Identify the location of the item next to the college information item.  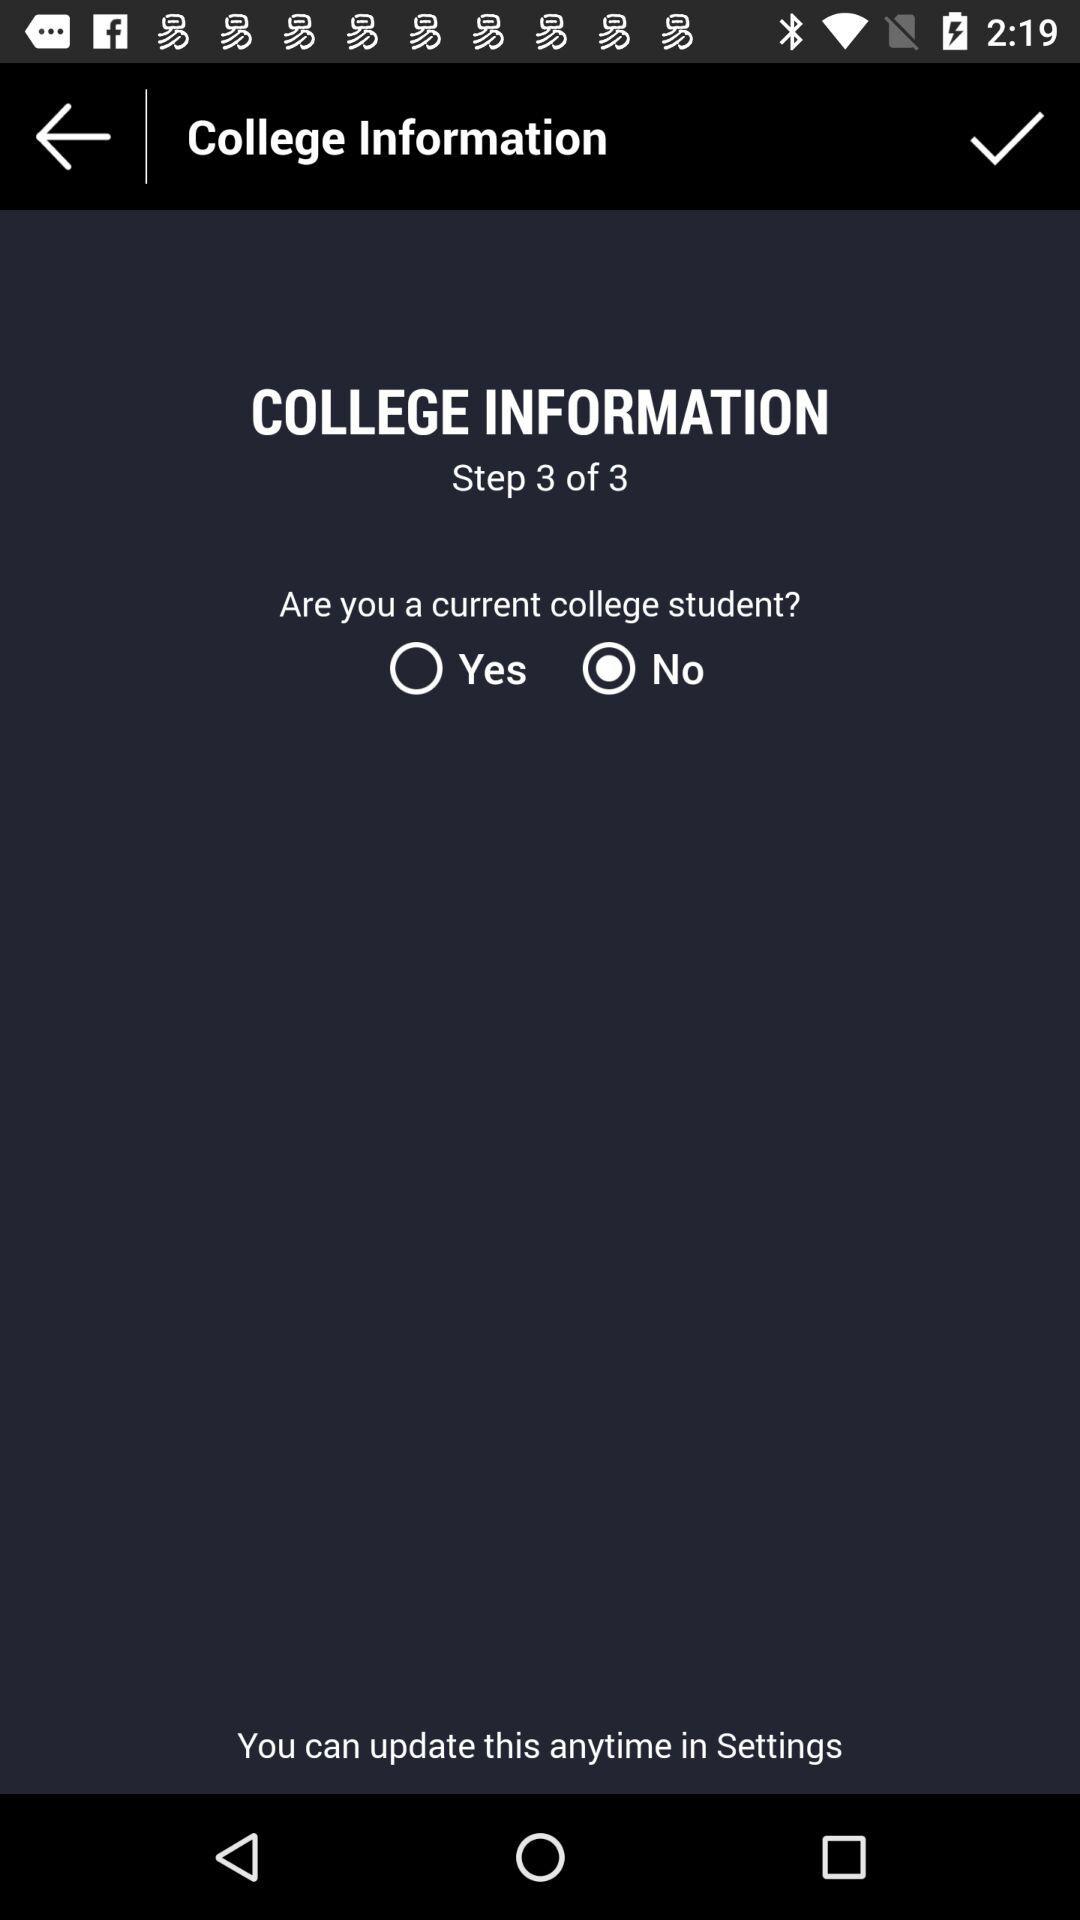
(1006, 135).